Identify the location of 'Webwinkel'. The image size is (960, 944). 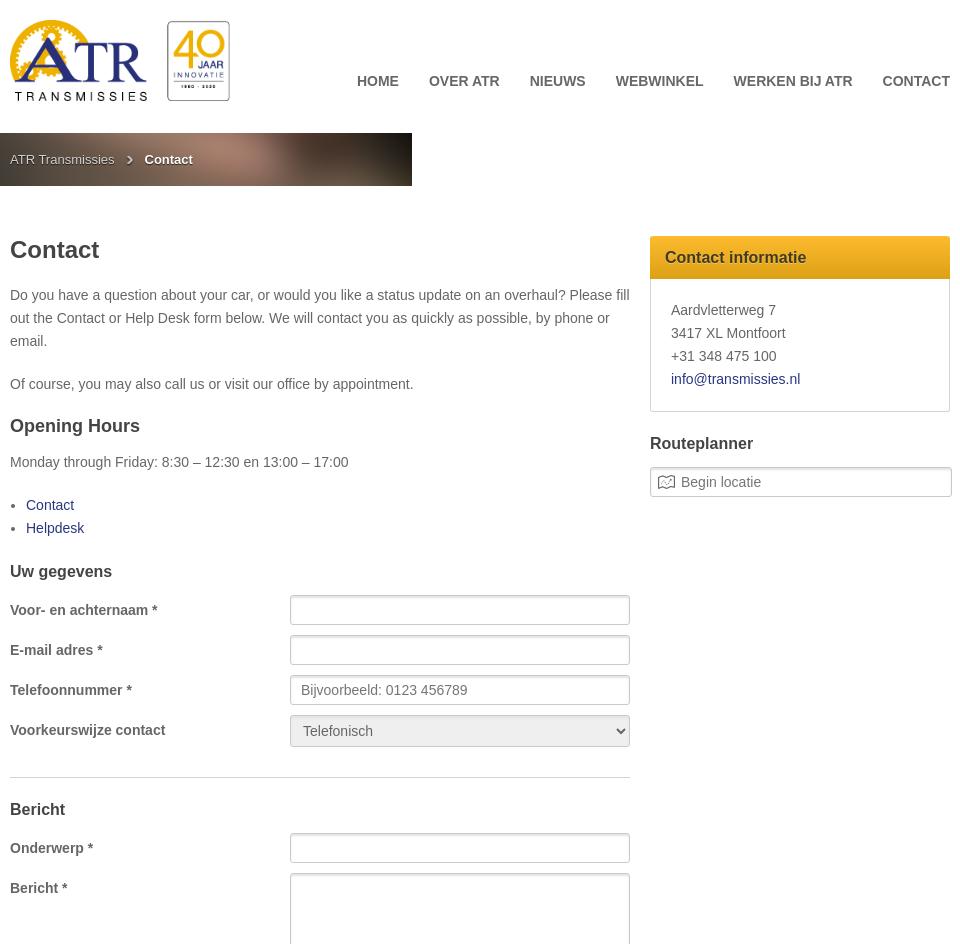
(658, 79).